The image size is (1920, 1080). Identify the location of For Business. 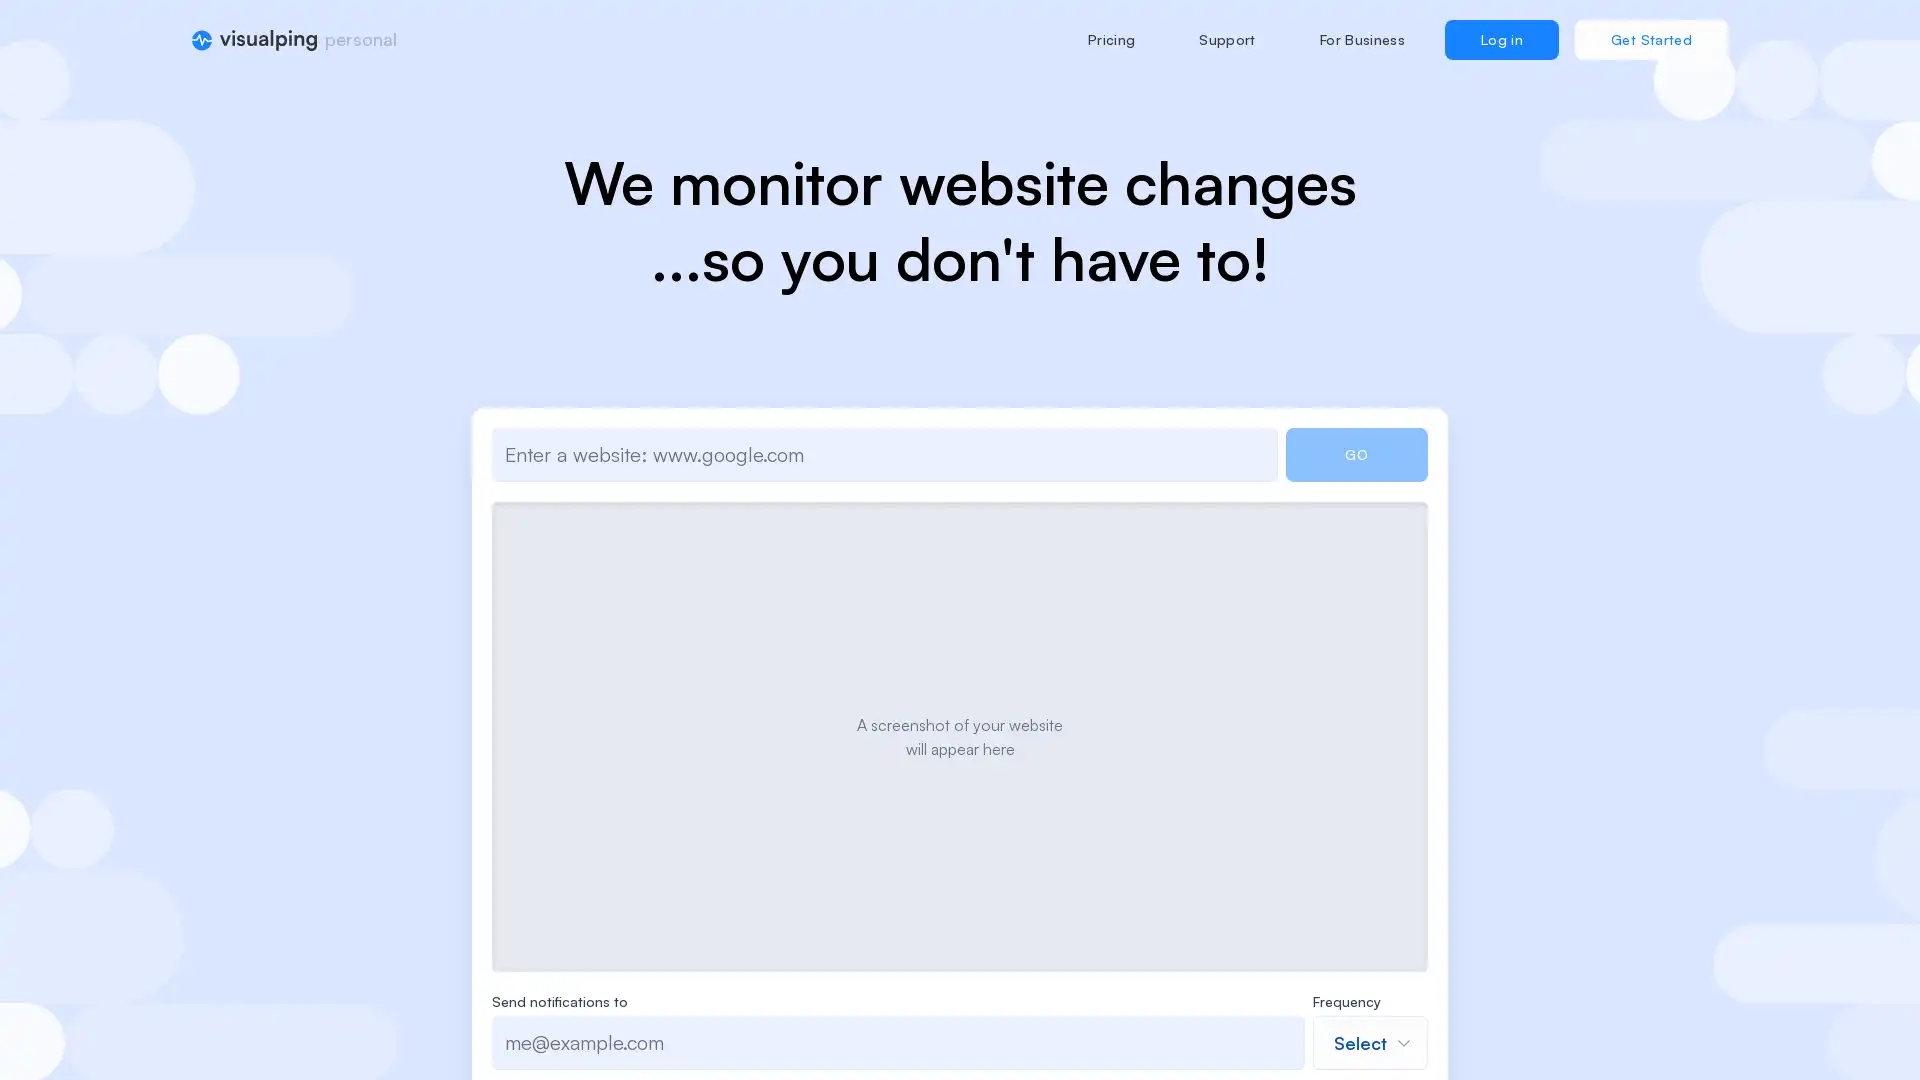
(1361, 39).